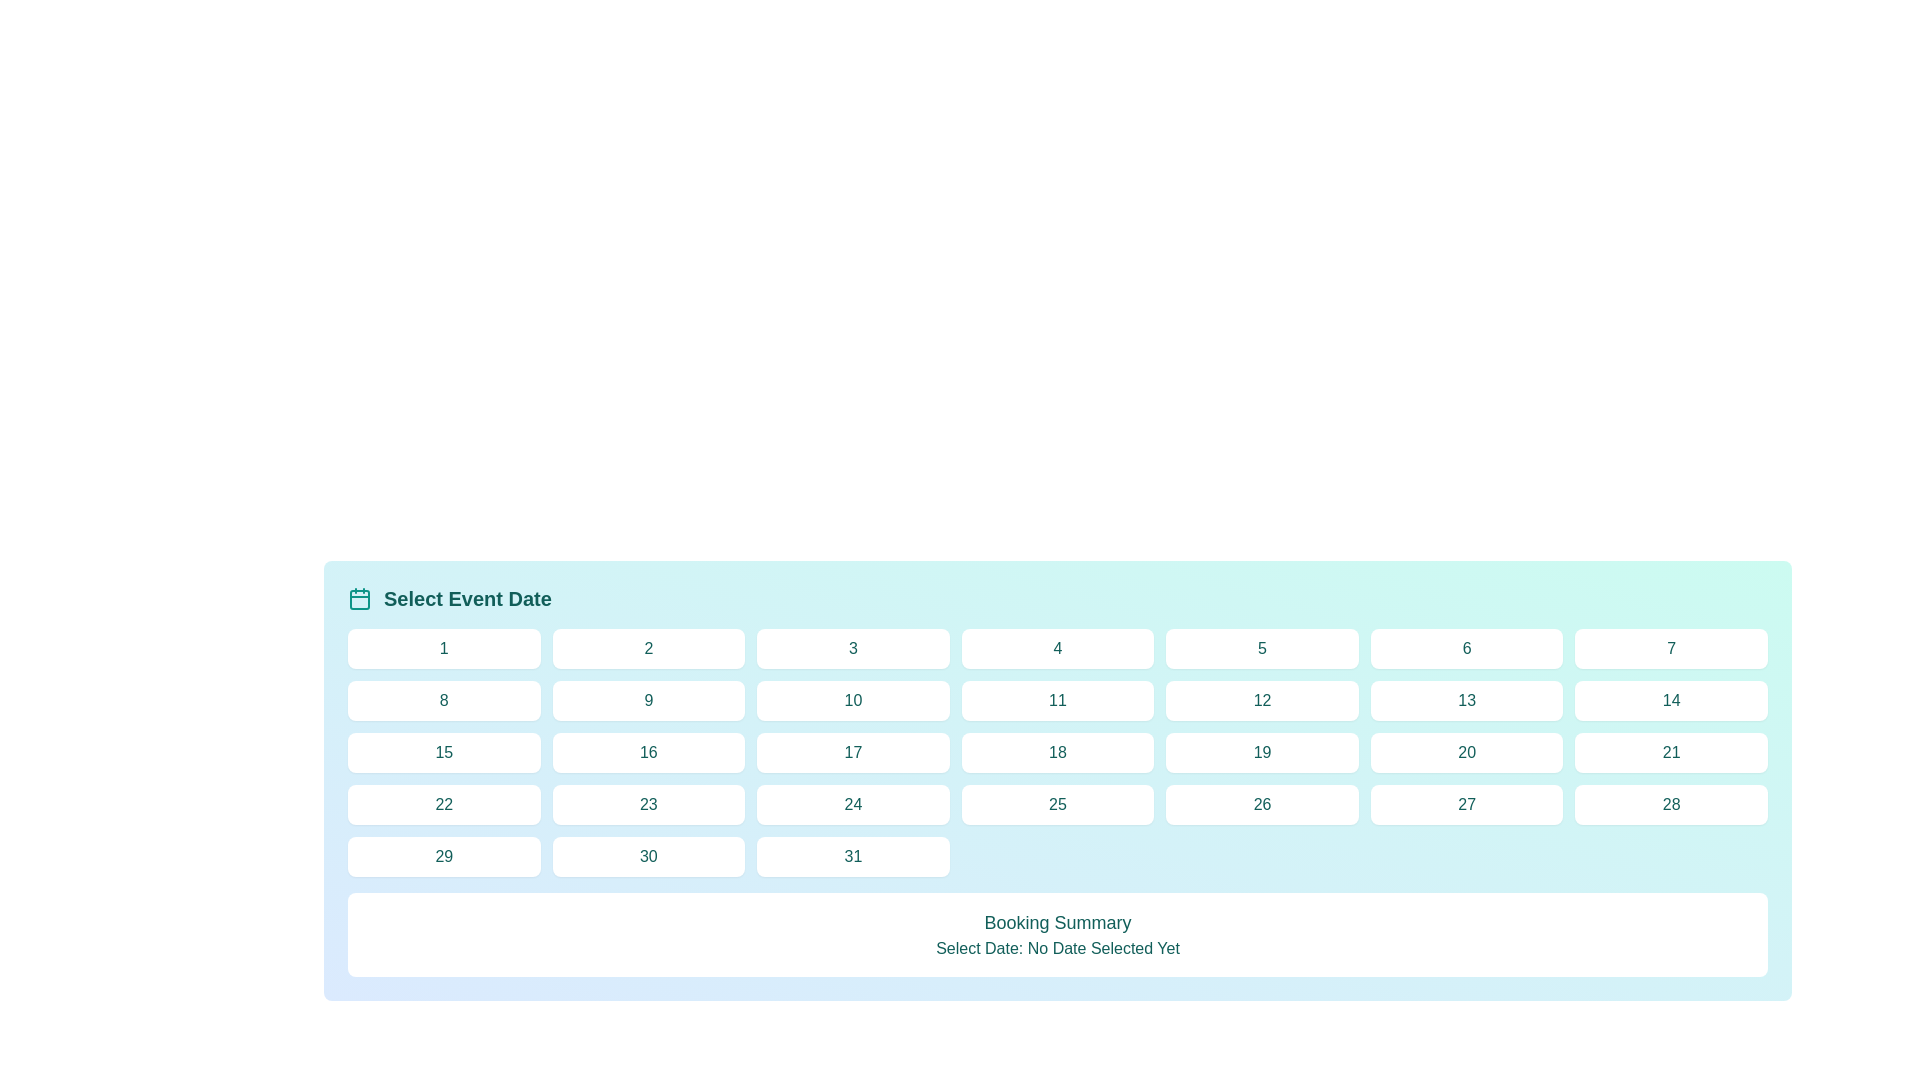 This screenshot has height=1080, width=1920. Describe the element at coordinates (648, 700) in the screenshot. I see `the button labeled '9'` at that location.